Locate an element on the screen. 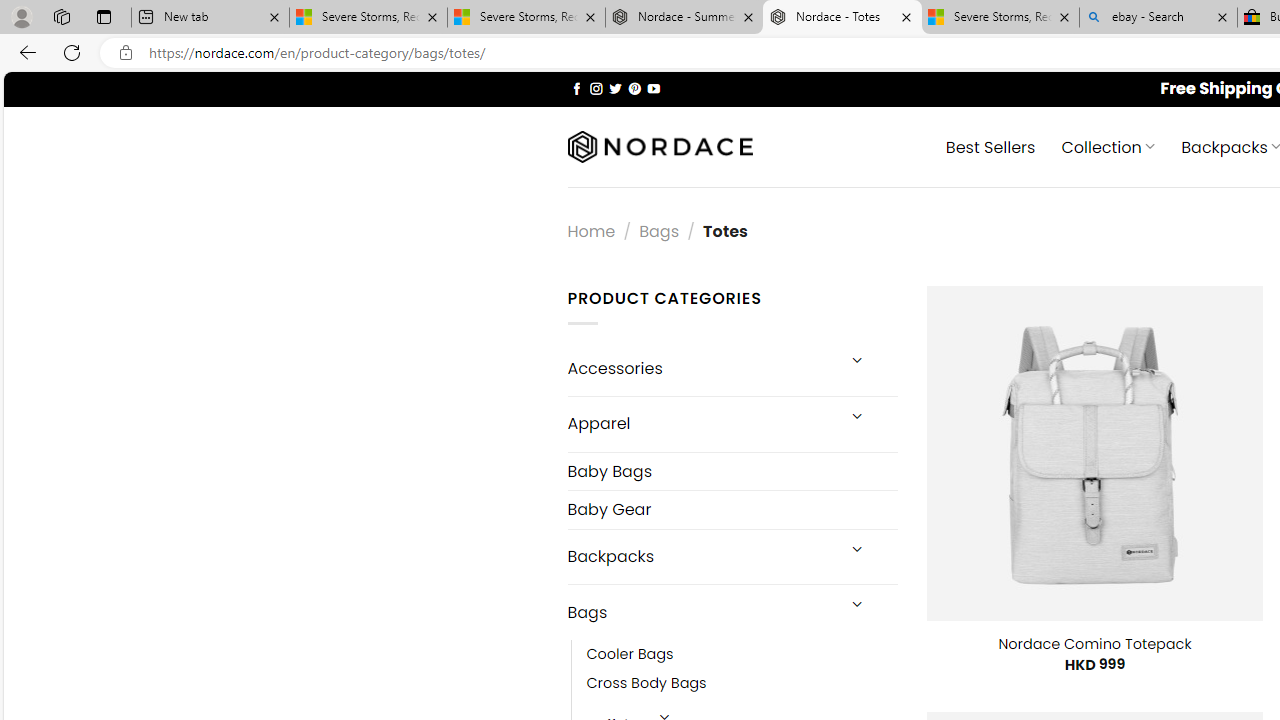  '  Best Sellers' is located at coordinates (990, 145).